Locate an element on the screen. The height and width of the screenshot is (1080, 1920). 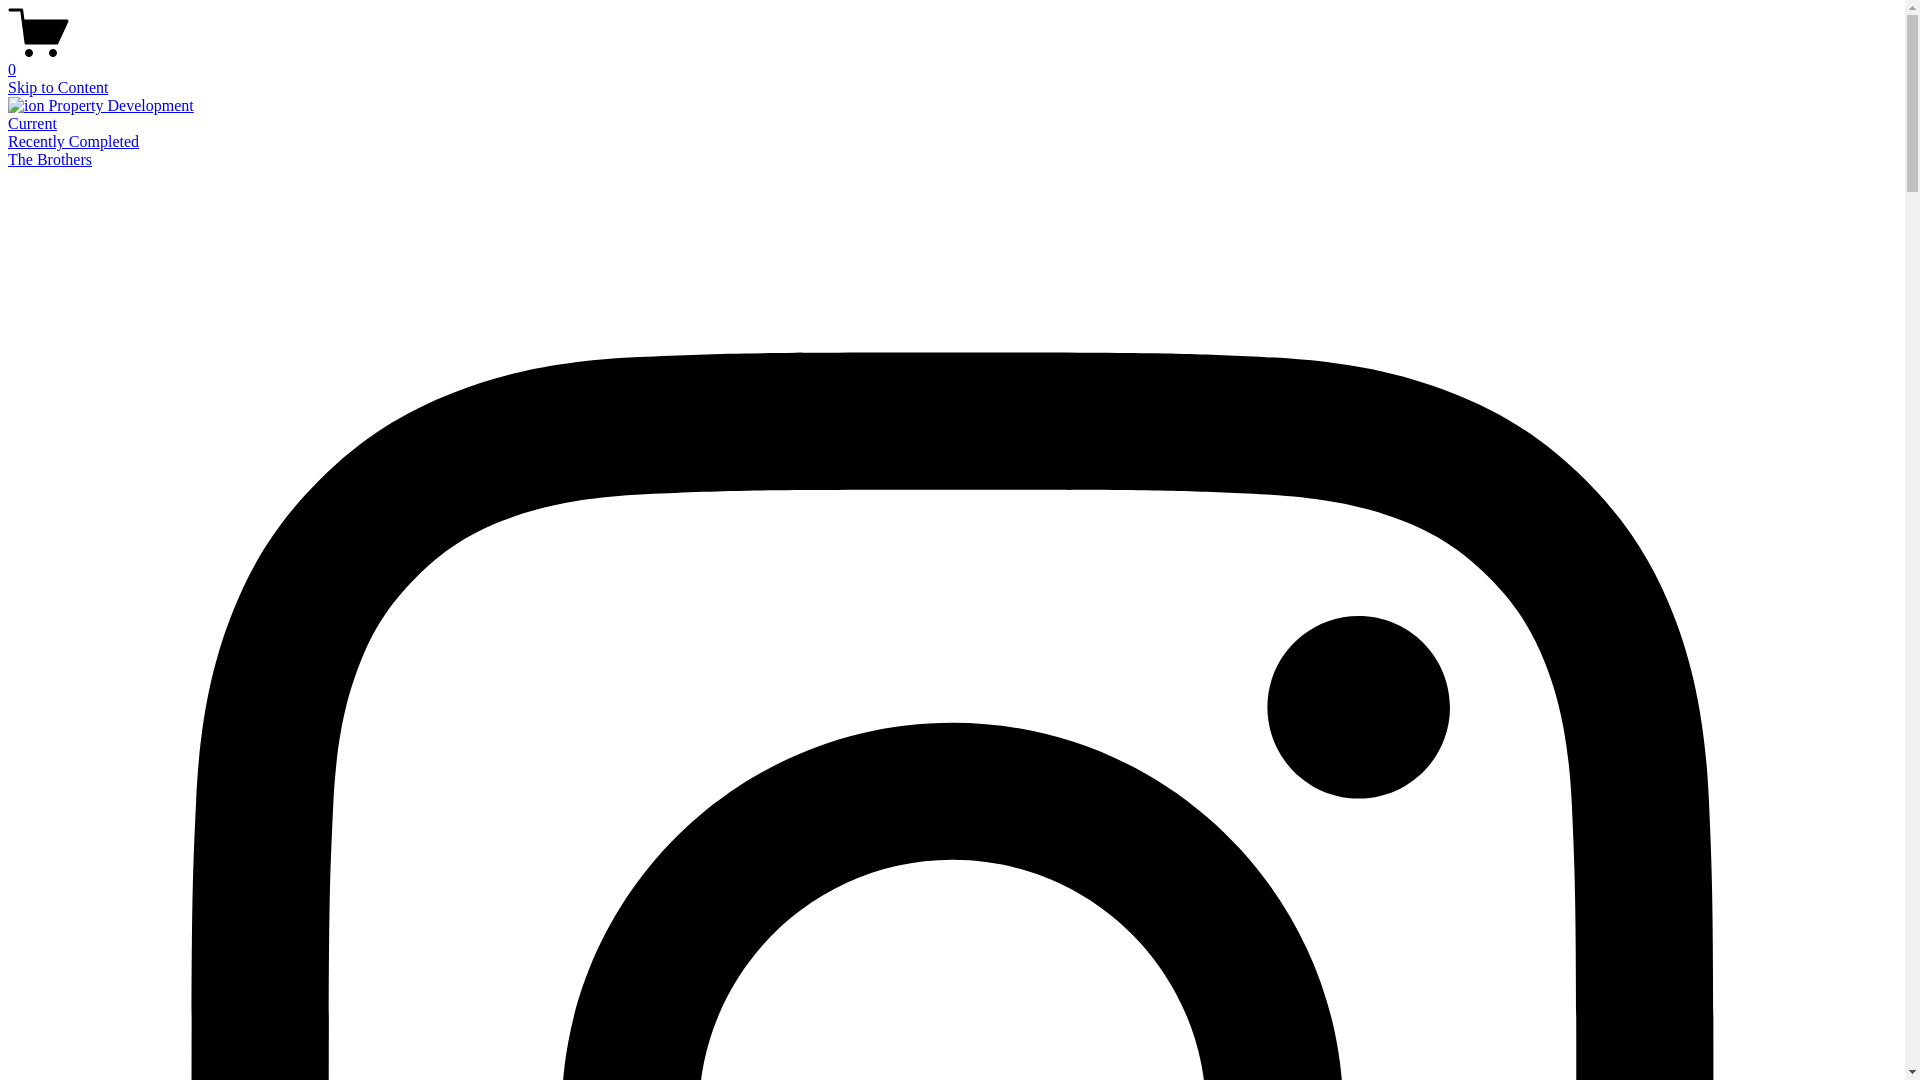
'Current' is located at coordinates (8, 123).